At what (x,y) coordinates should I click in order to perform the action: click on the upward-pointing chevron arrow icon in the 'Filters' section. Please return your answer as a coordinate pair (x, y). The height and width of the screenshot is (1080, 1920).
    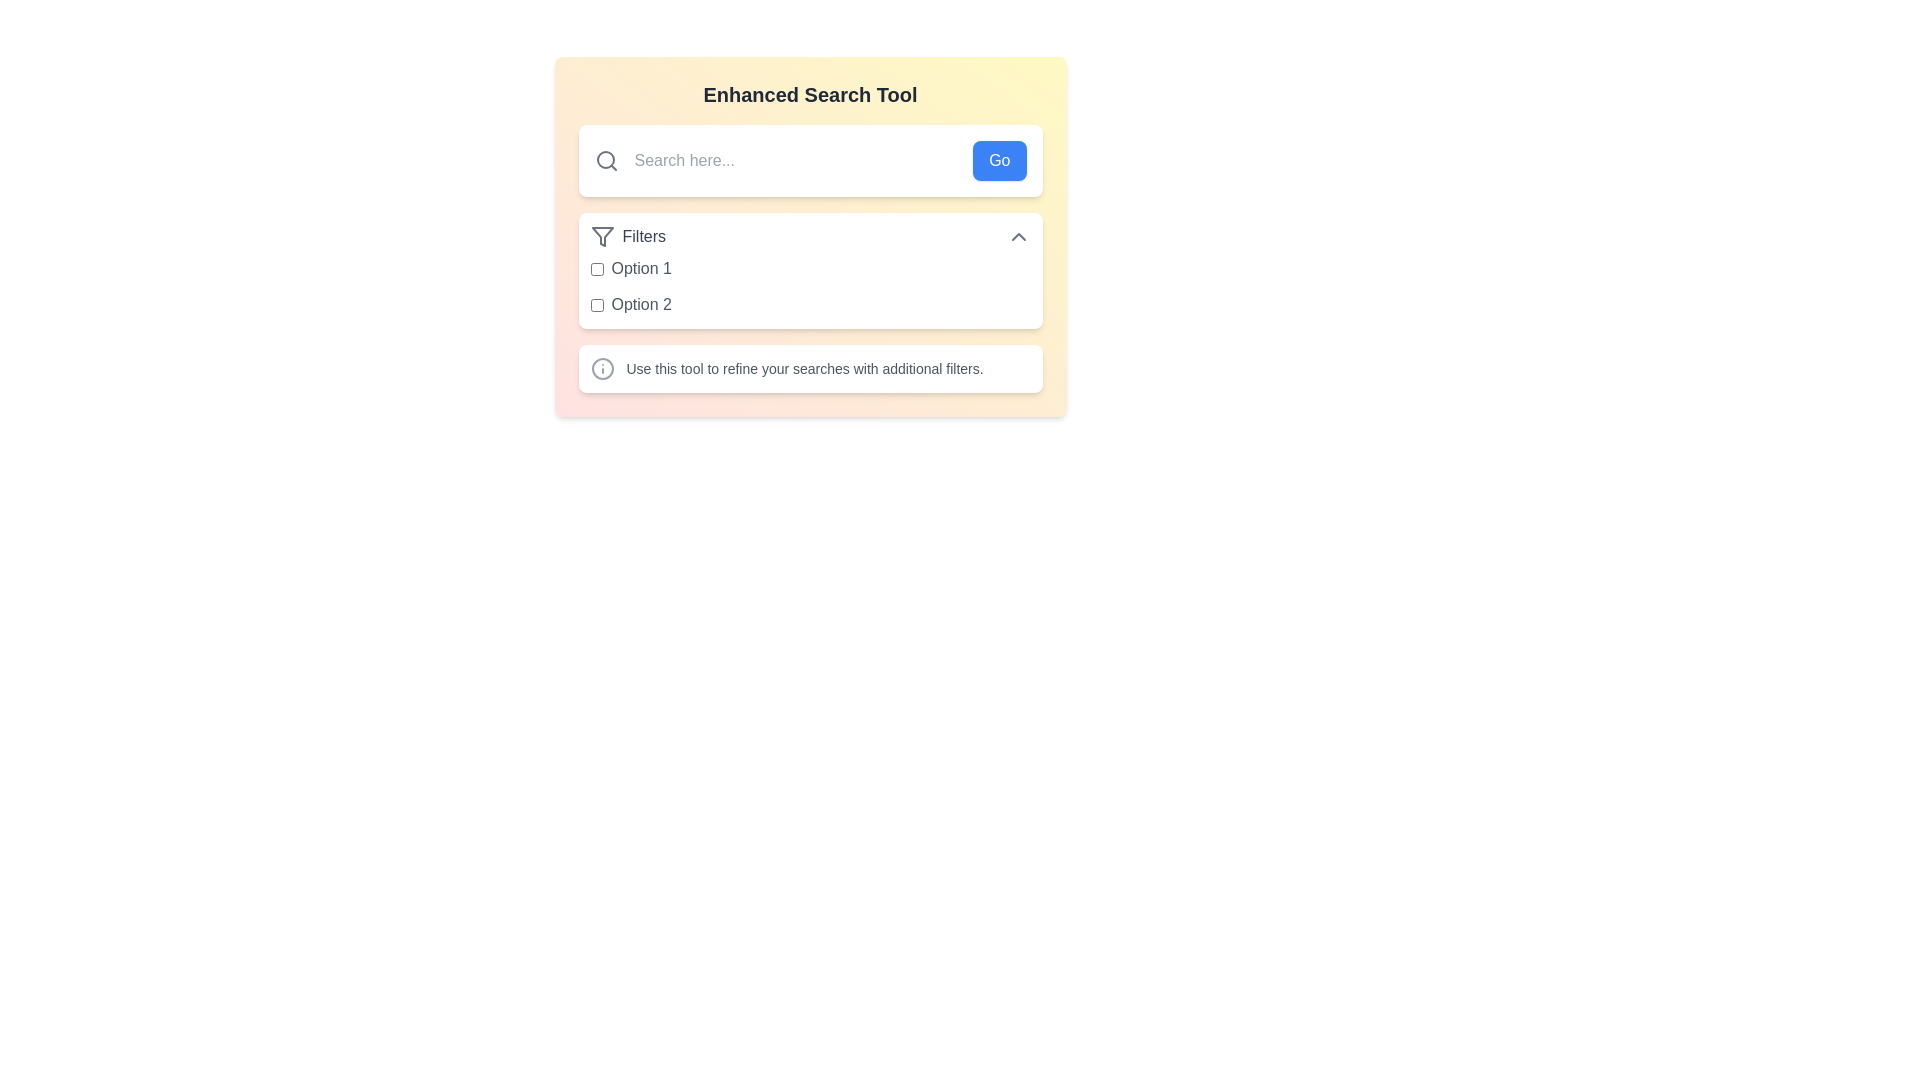
    Looking at the image, I should click on (1018, 235).